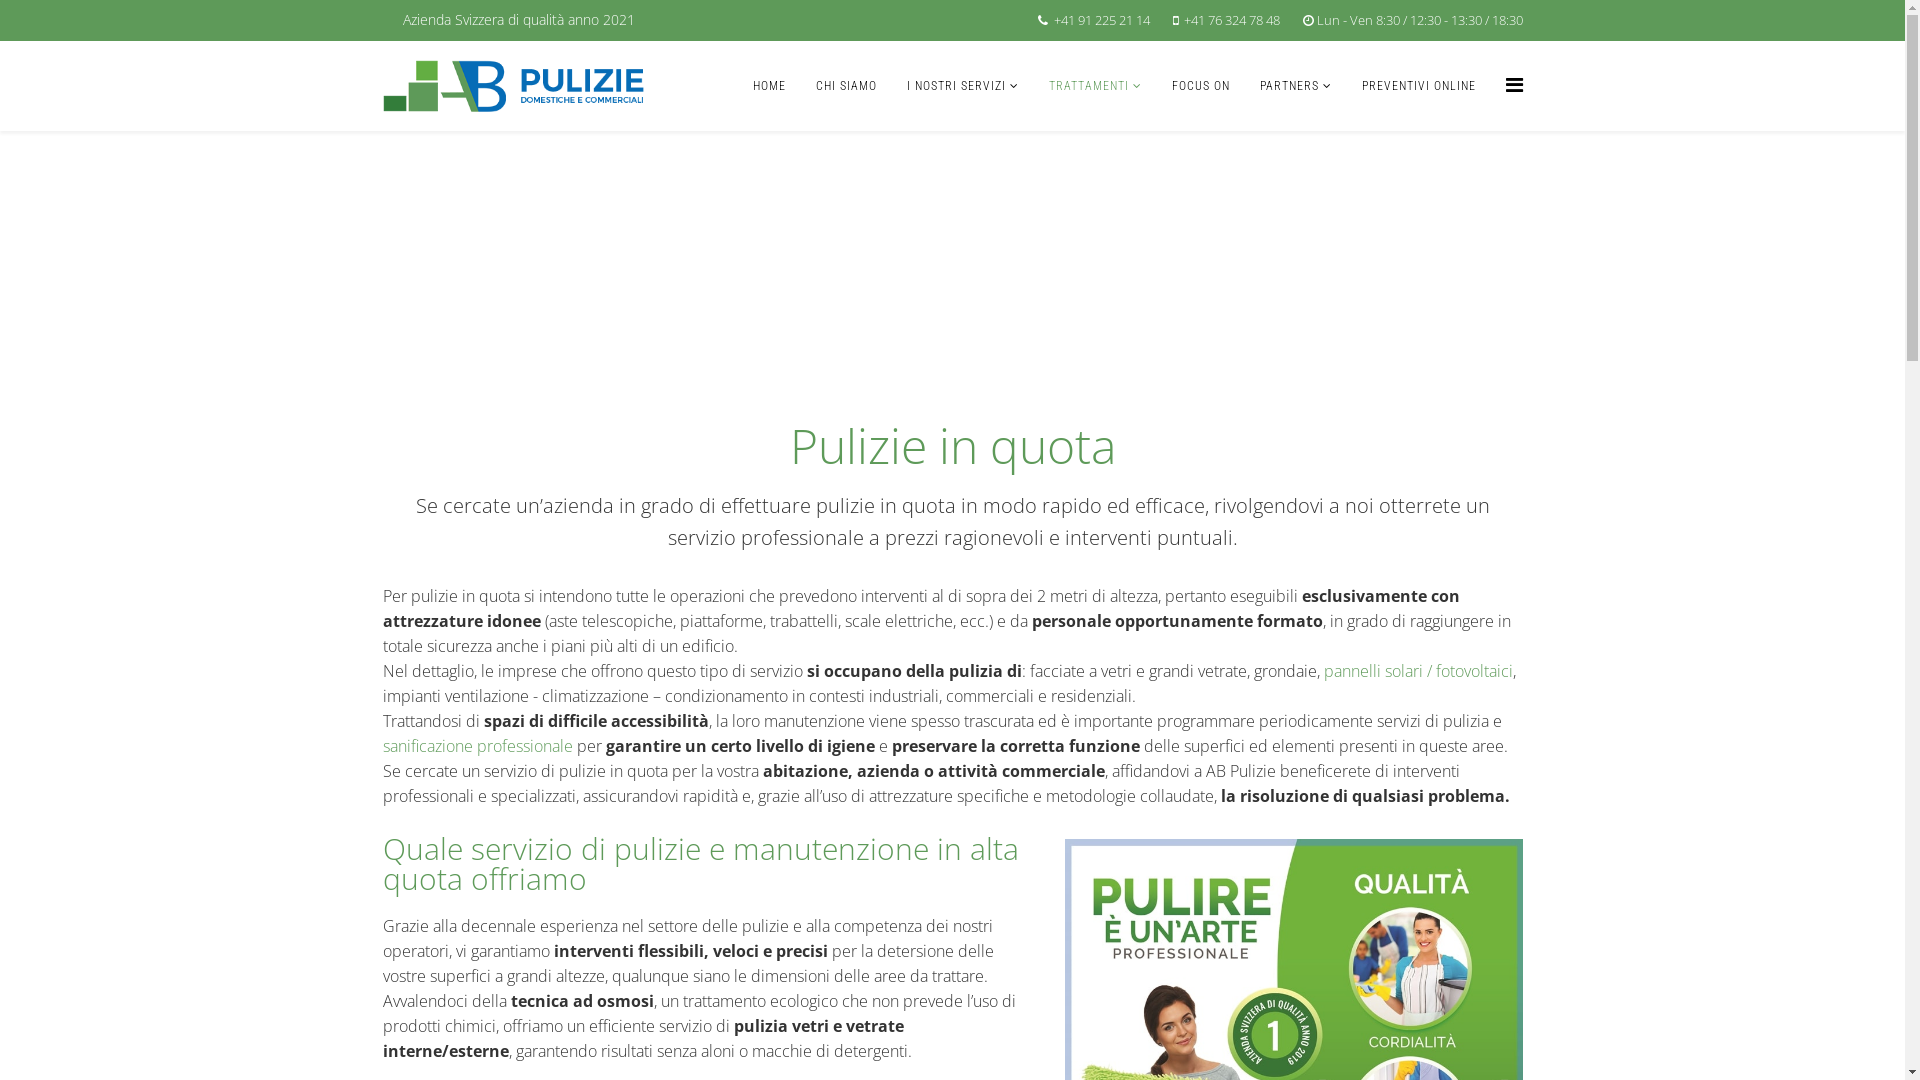 This screenshot has height=1080, width=1920. What do you see at coordinates (1101, 20) in the screenshot?
I see `'+41 91 225 21 14'` at bounding box center [1101, 20].